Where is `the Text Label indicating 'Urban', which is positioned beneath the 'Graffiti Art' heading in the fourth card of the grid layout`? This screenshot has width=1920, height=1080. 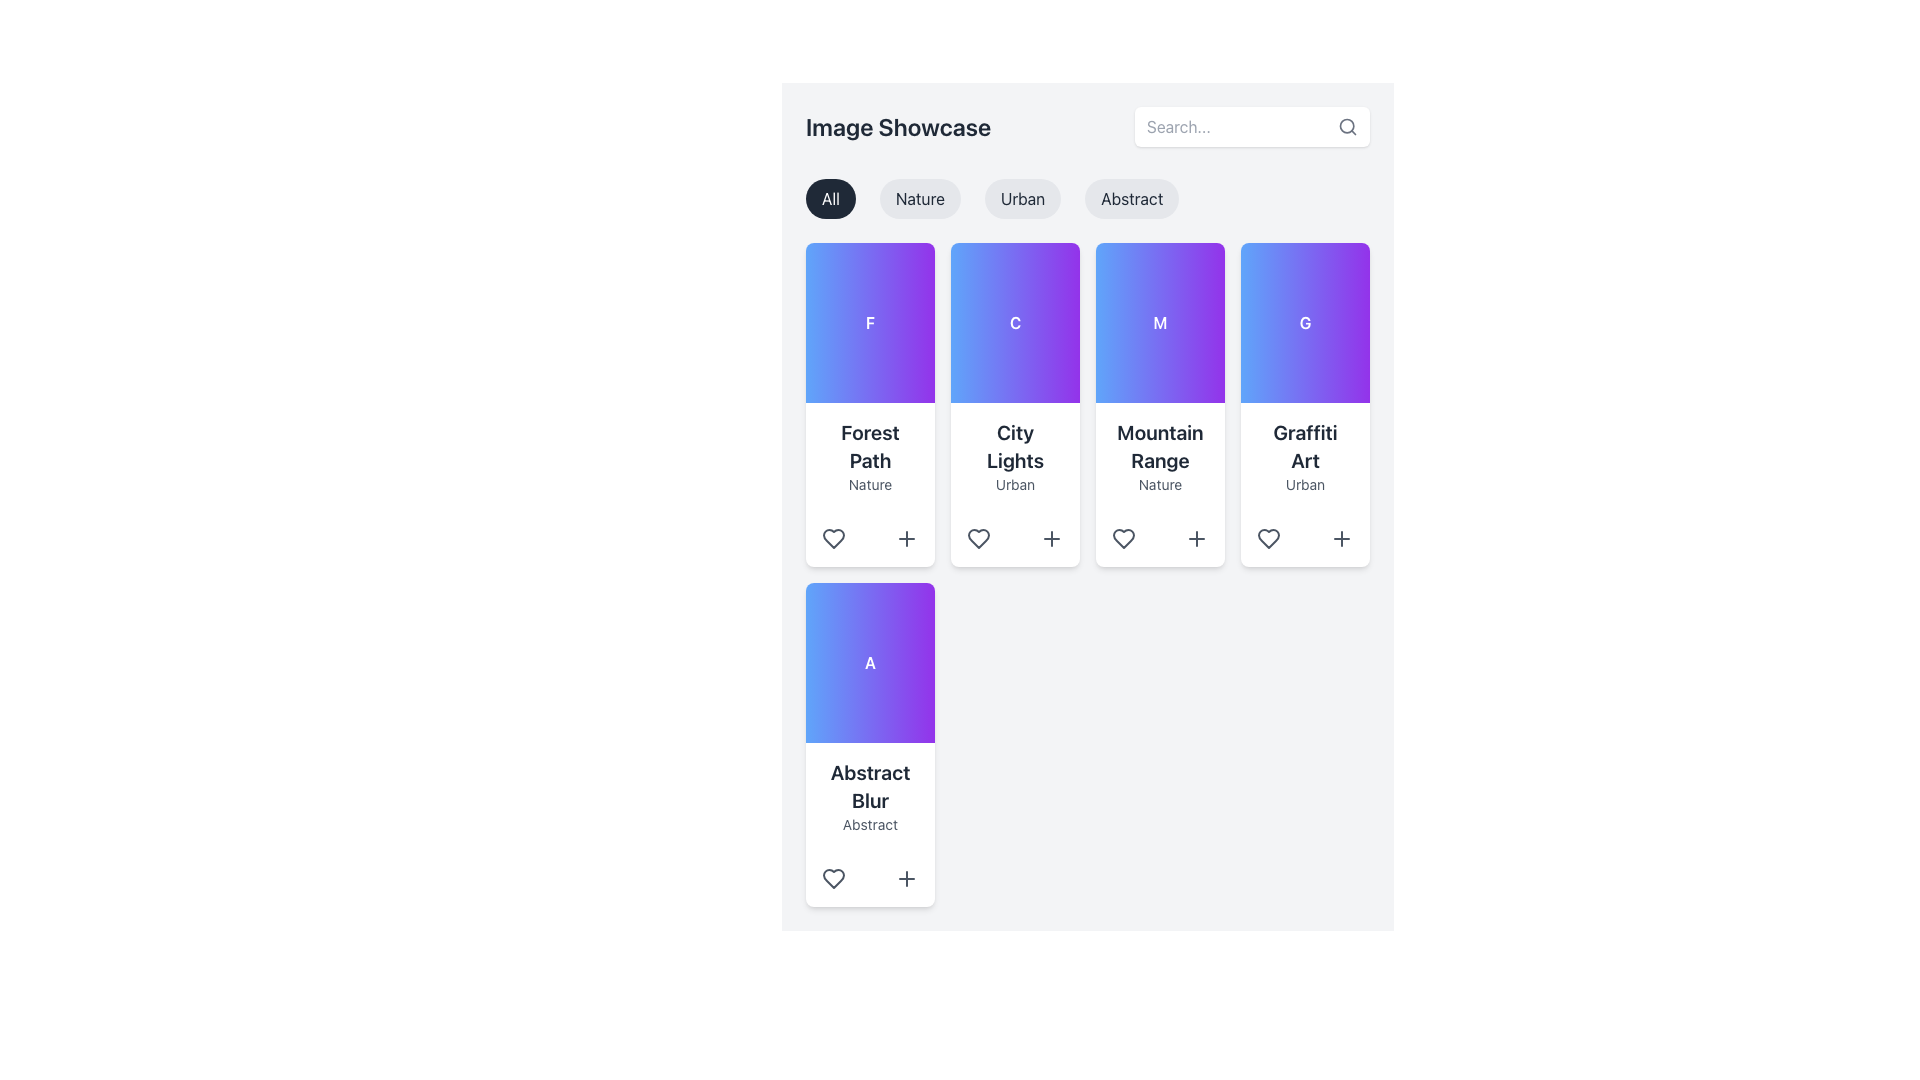
the Text Label indicating 'Urban', which is positioned beneath the 'Graffiti Art' heading in the fourth card of the grid layout is located at coordinates (1305, 485).